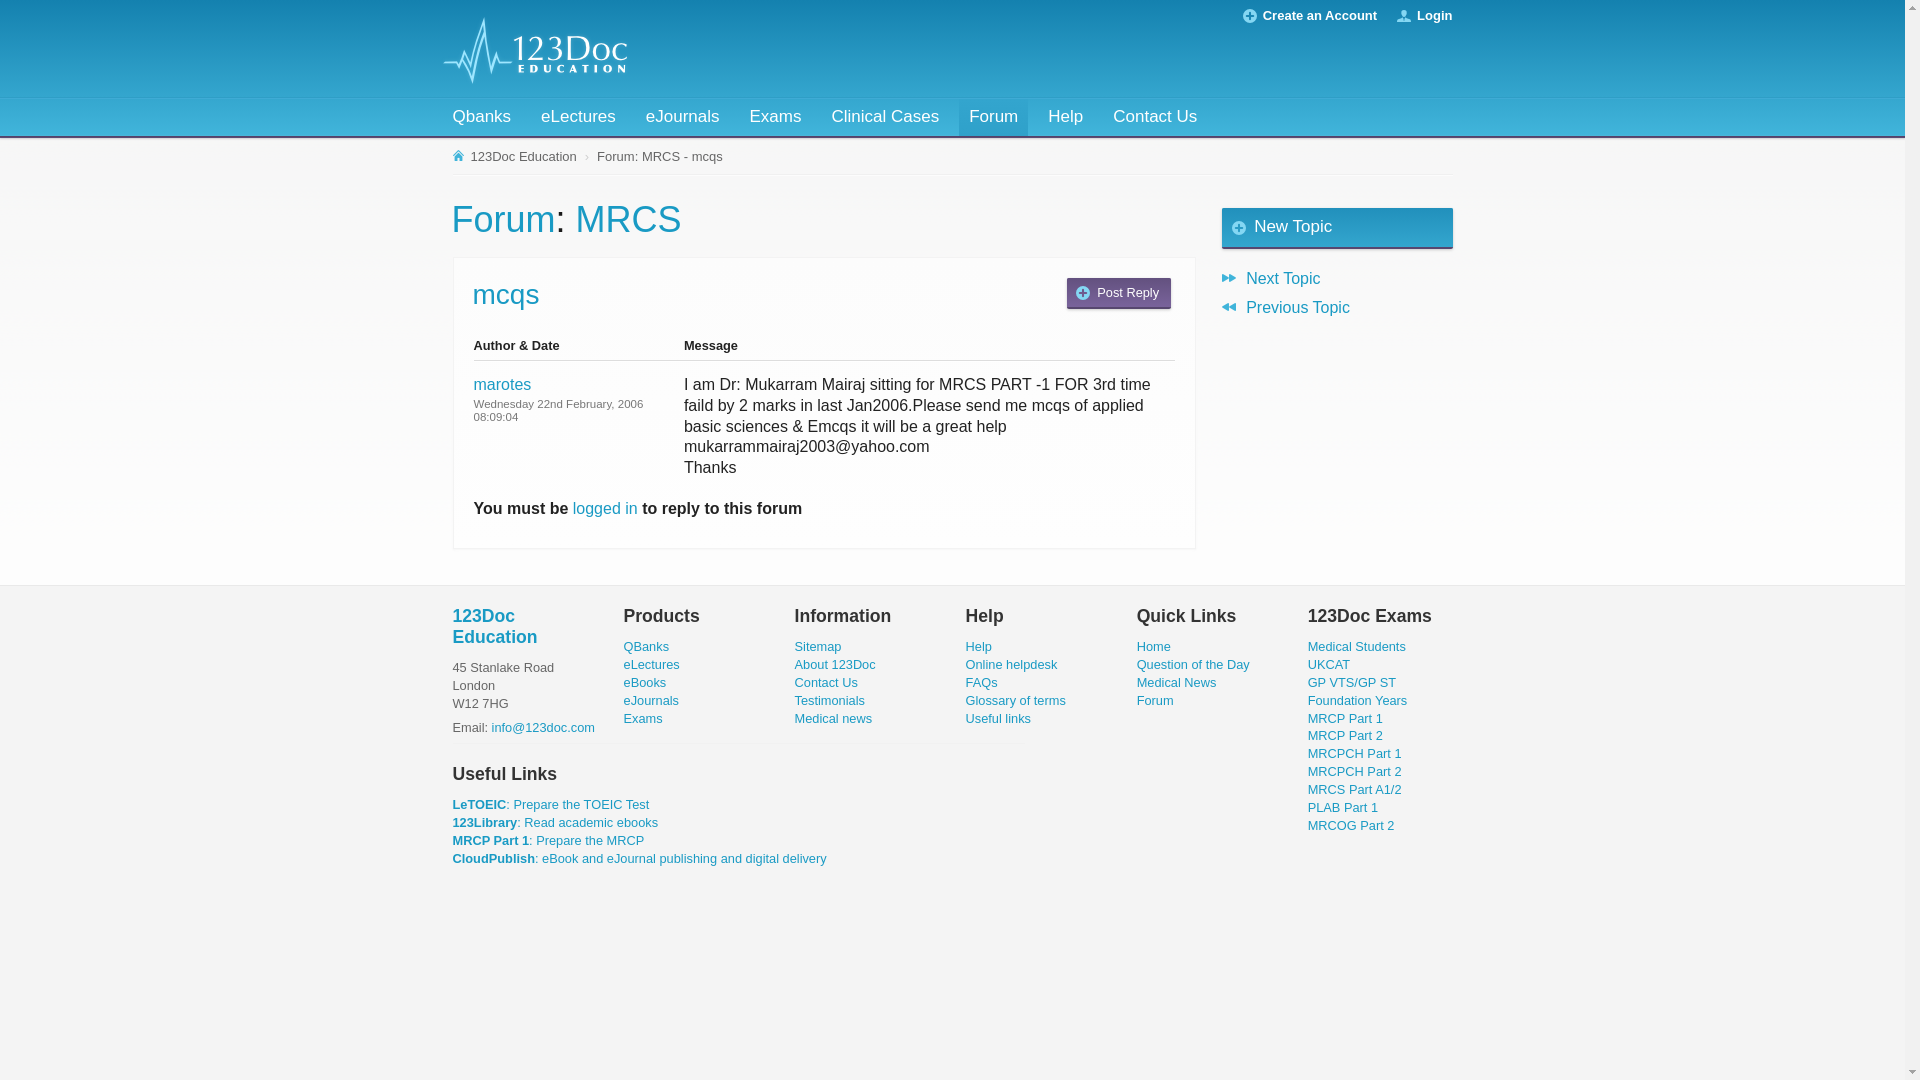 This screenshot has height=1080, width=1920. I want to click on 'Forum', so click(1155, 699).